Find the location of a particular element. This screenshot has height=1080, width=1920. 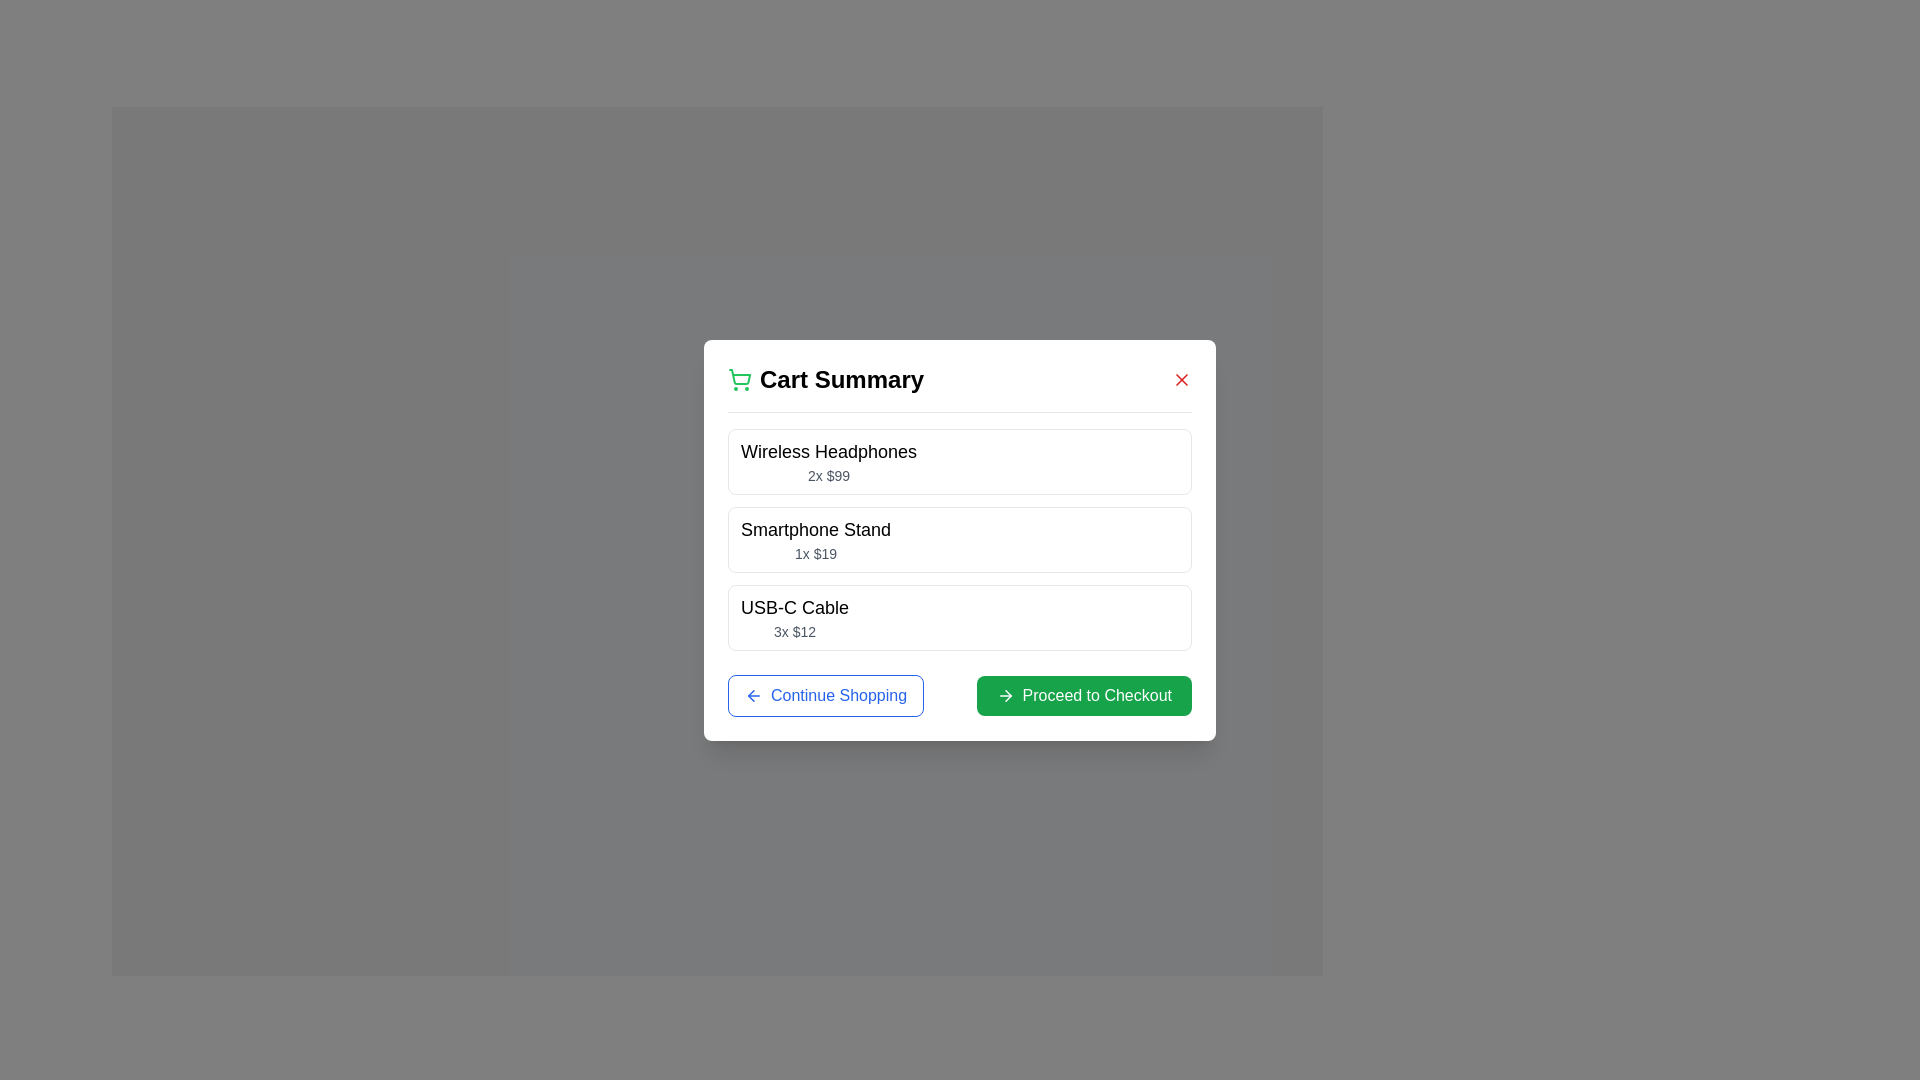

the 'Proceed to Checkout' button with rounded corners and a green background is located at coordinates (1083, 694).